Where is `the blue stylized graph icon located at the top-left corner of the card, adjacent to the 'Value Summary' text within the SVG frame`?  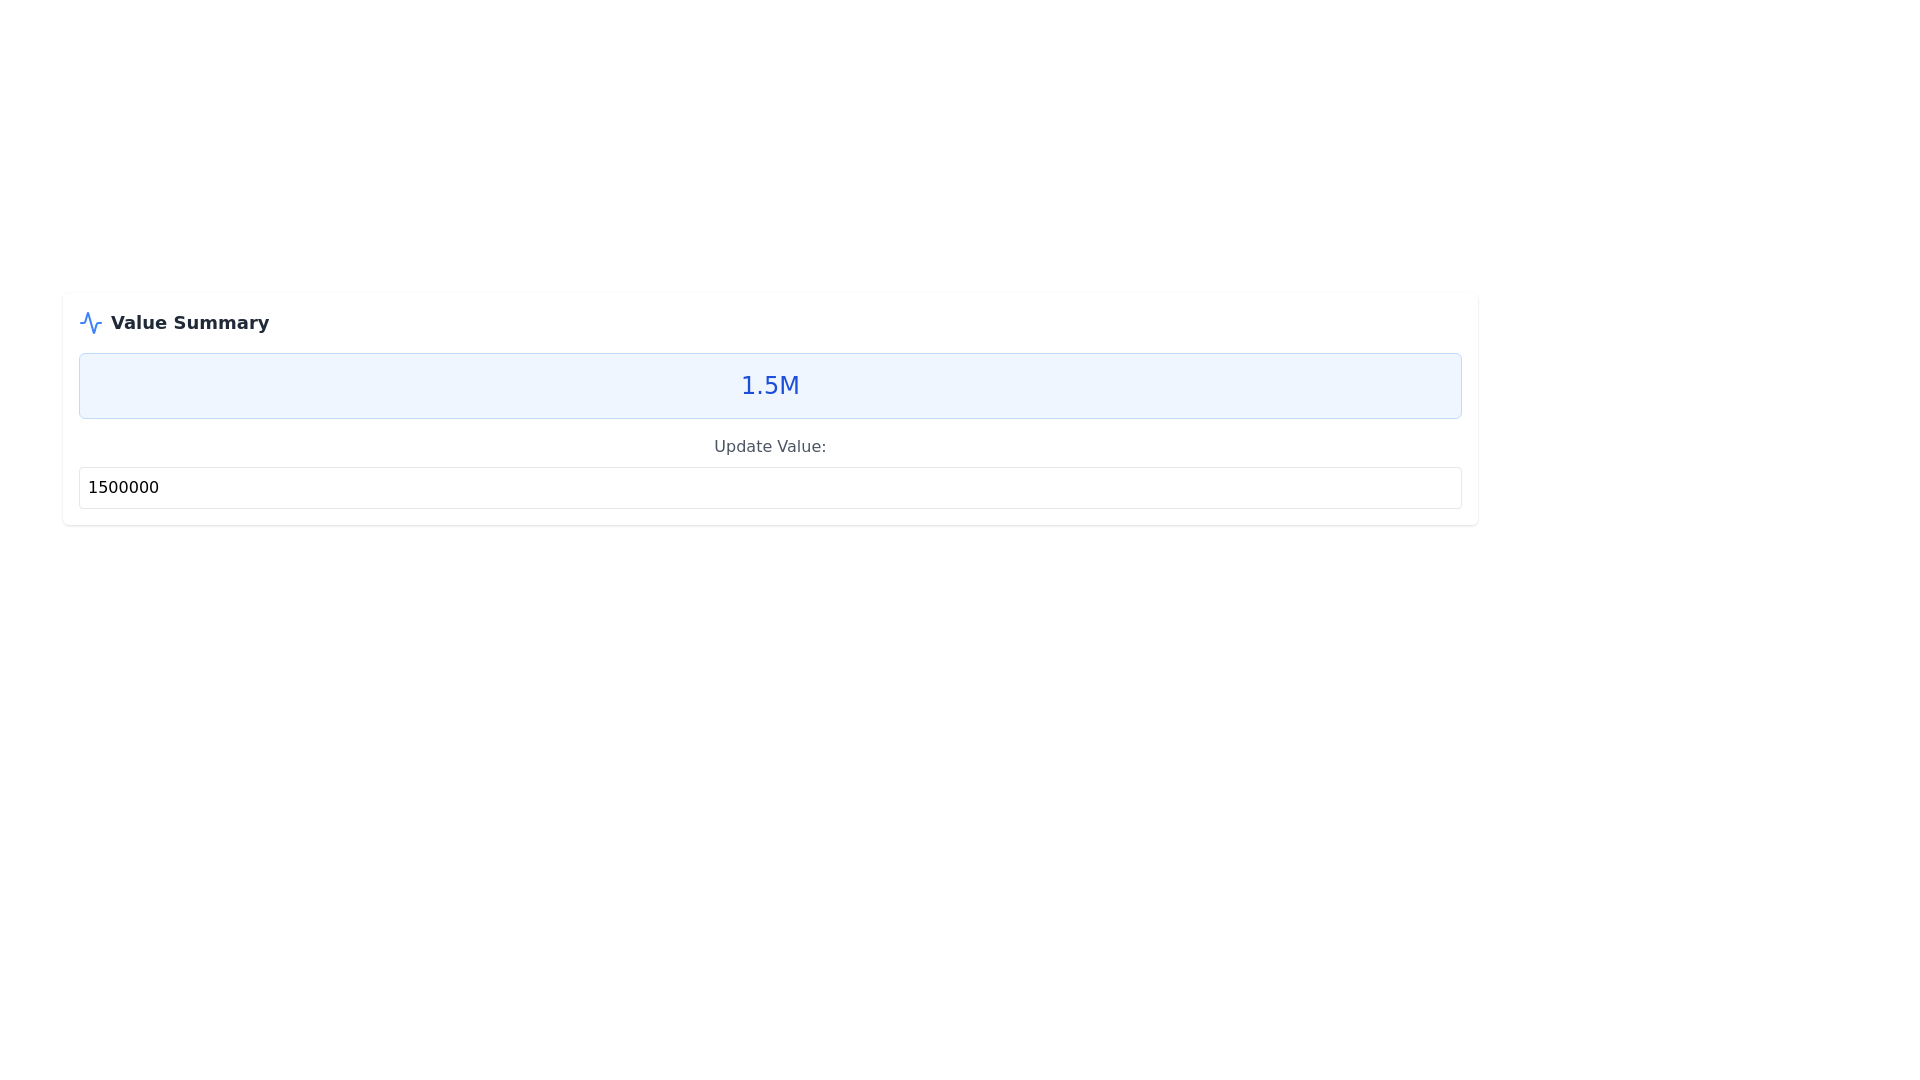 the blue stylized graph icon located at the top-left corner of the card, adjacent to the 'Value Summary' text within the SVG frame is located at coordinates (90, 322).